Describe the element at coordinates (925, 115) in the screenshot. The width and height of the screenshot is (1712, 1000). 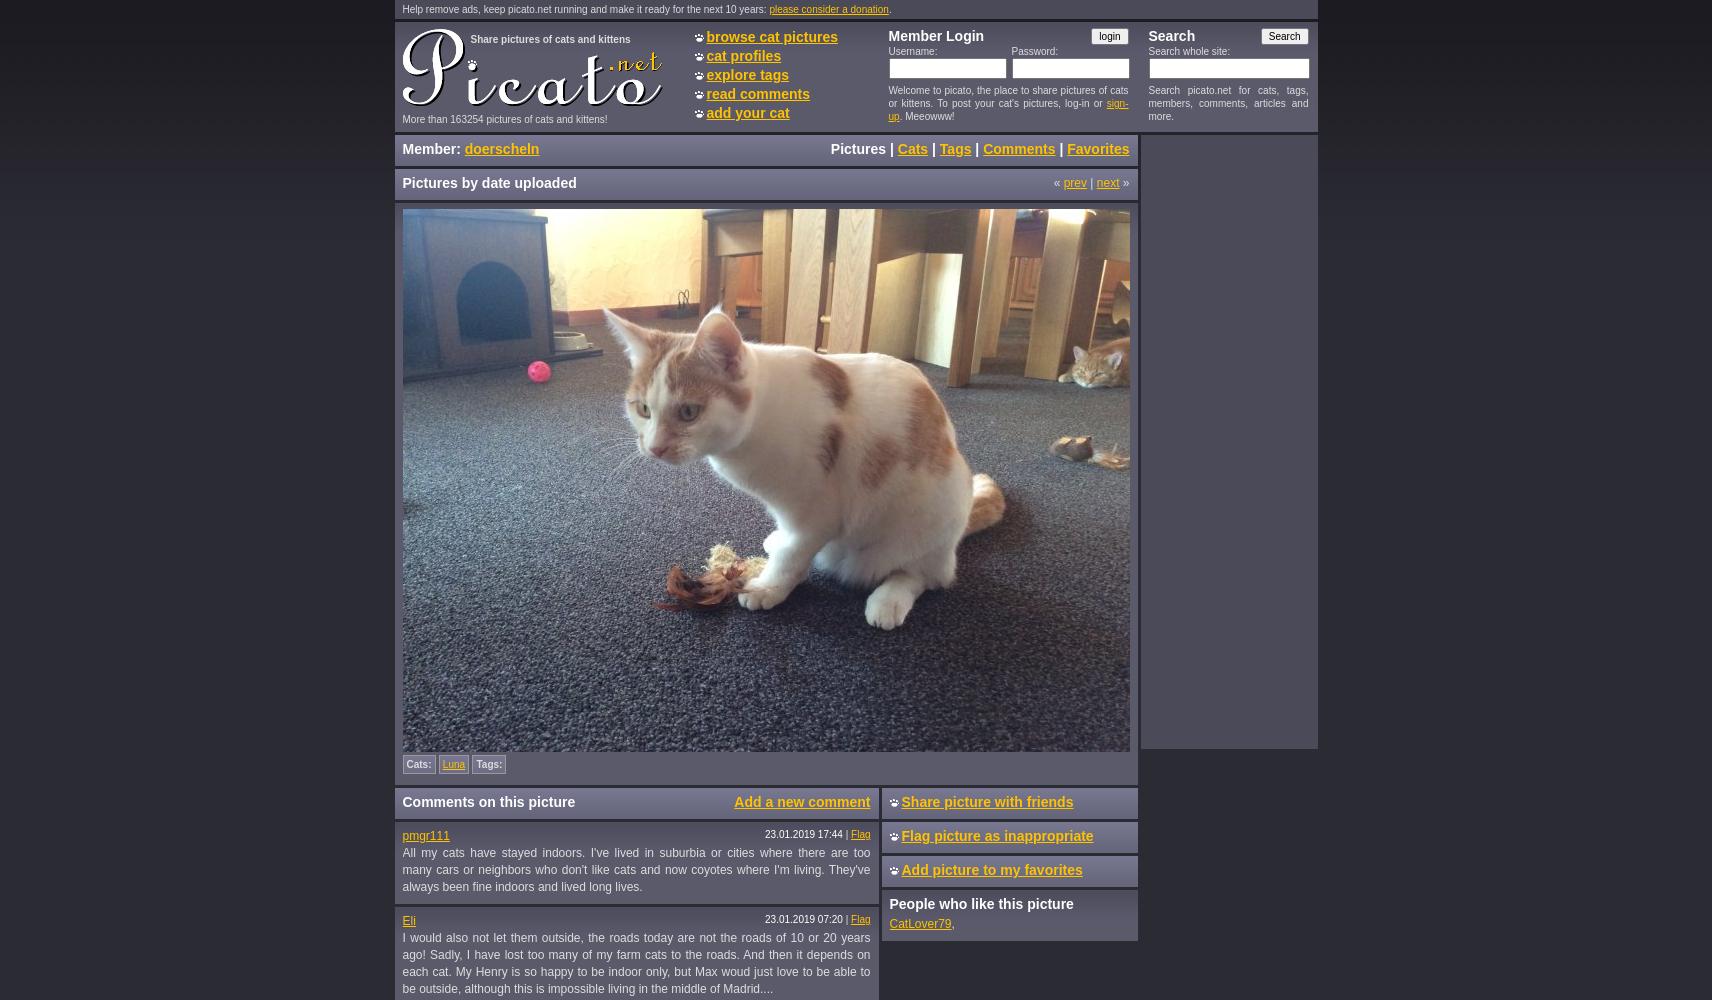
I see `'. Meeowww!'` at that location.